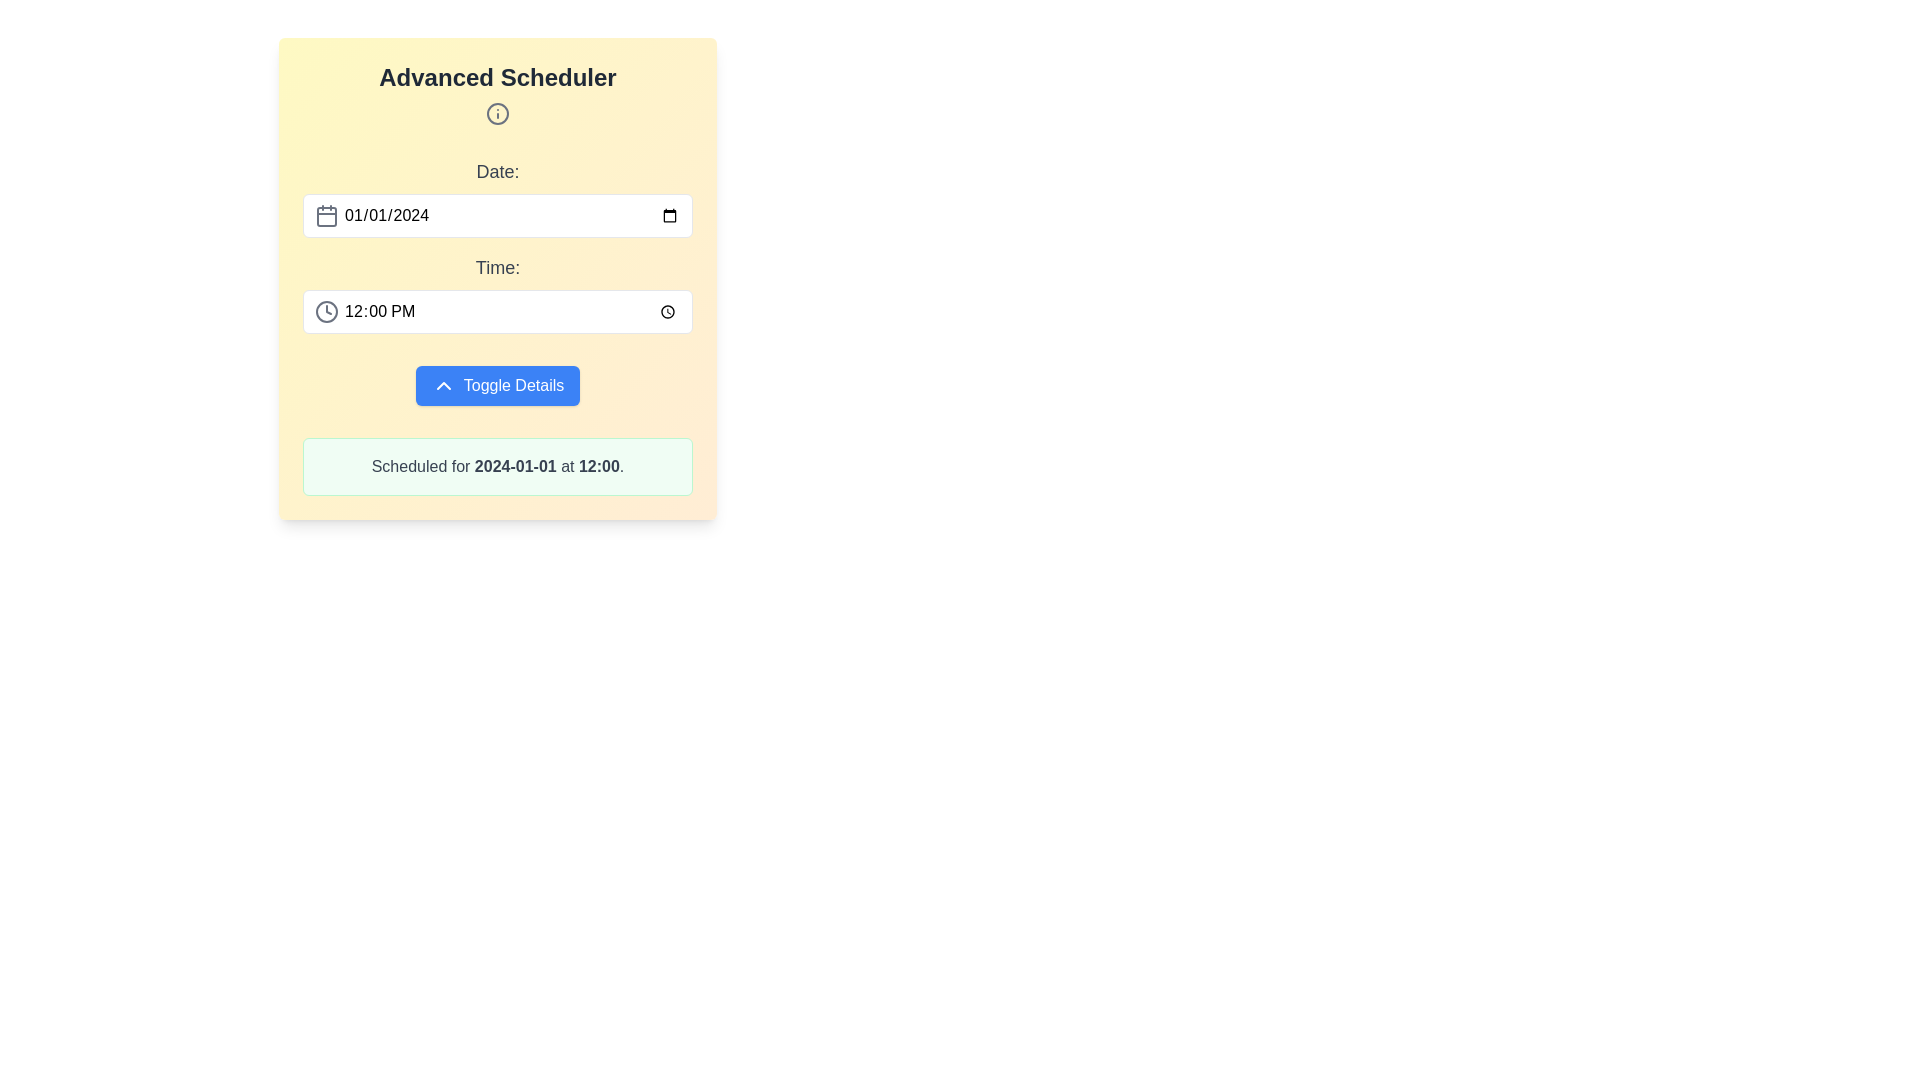 The width and height of the screenshot is (1920, 1080). What do you see at coordinates (326, 216) in the screenshot?
I see `the calendar icon, which is a minimalistic, outlined gray icon located to the left of the date input field` at bounding box center [326, 216].